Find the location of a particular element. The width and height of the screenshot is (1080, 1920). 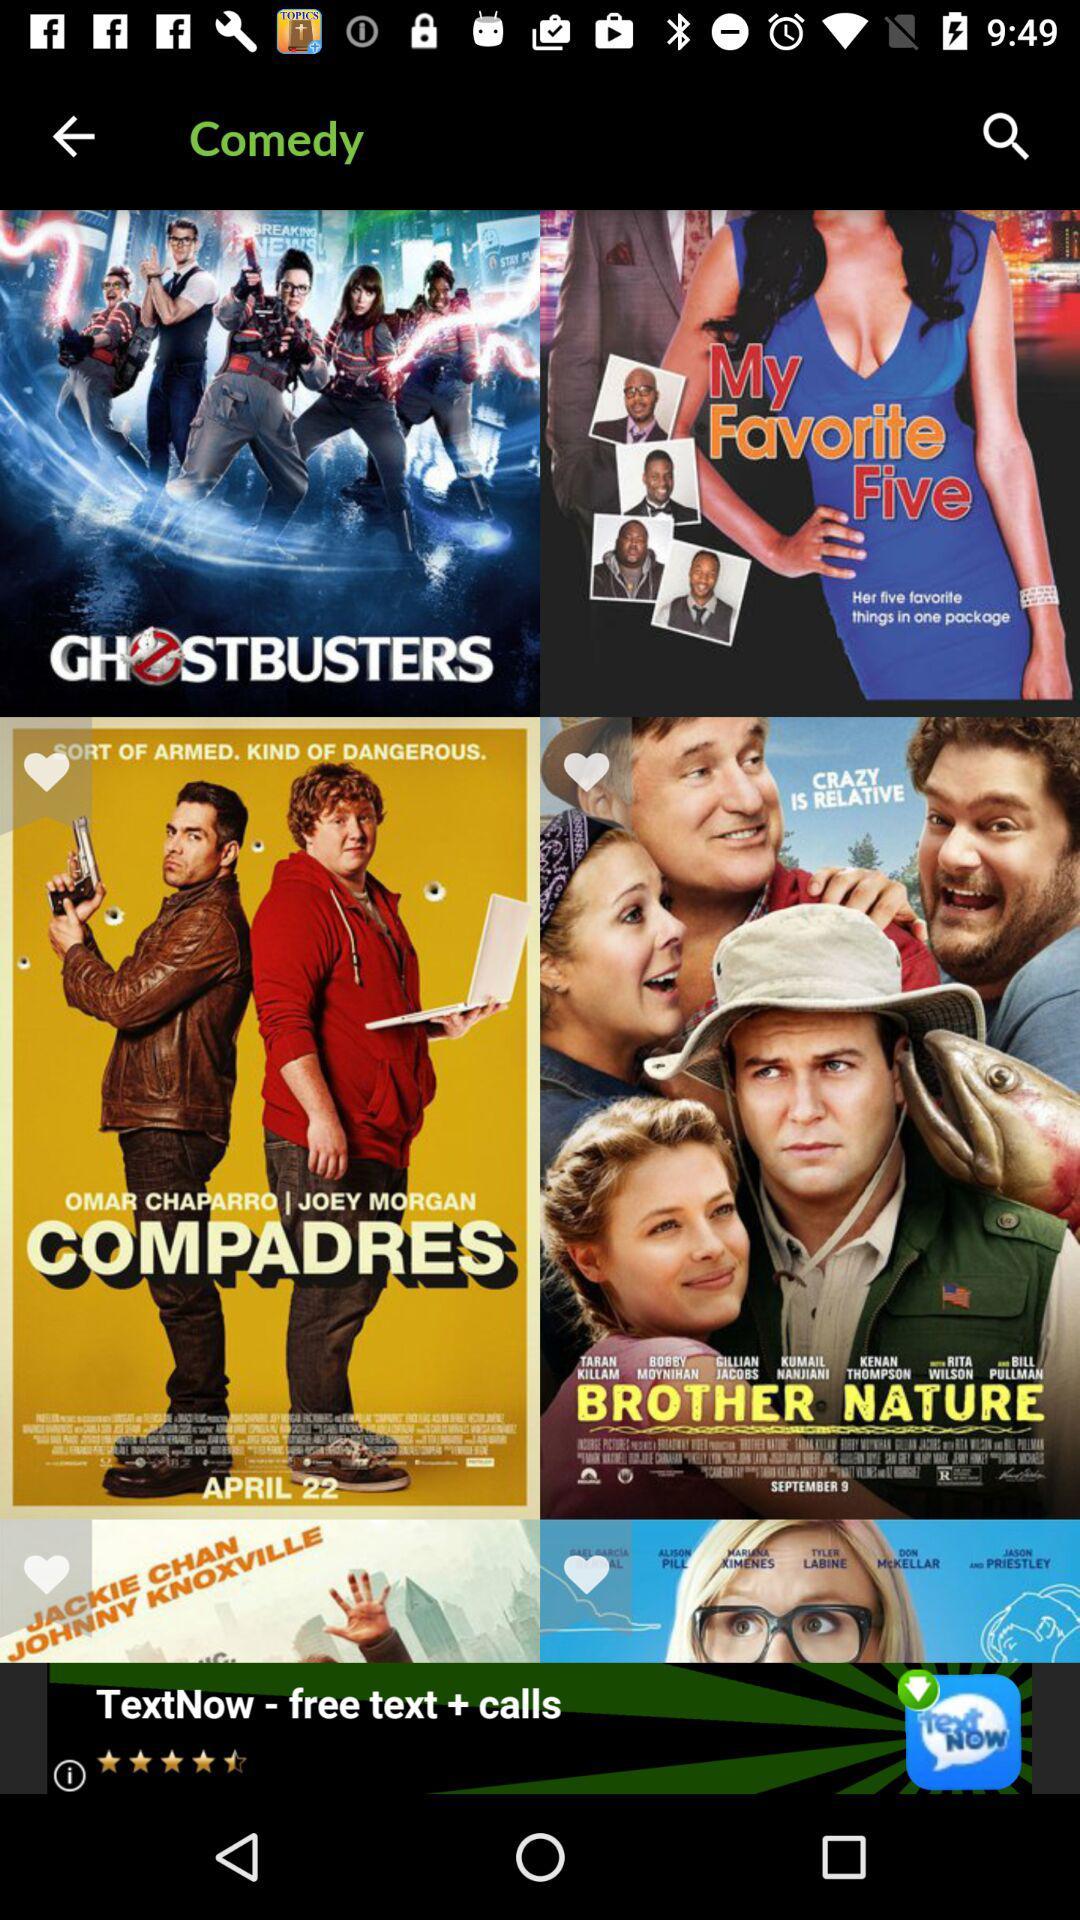

advertisement is located at coordinates (538, 1727).